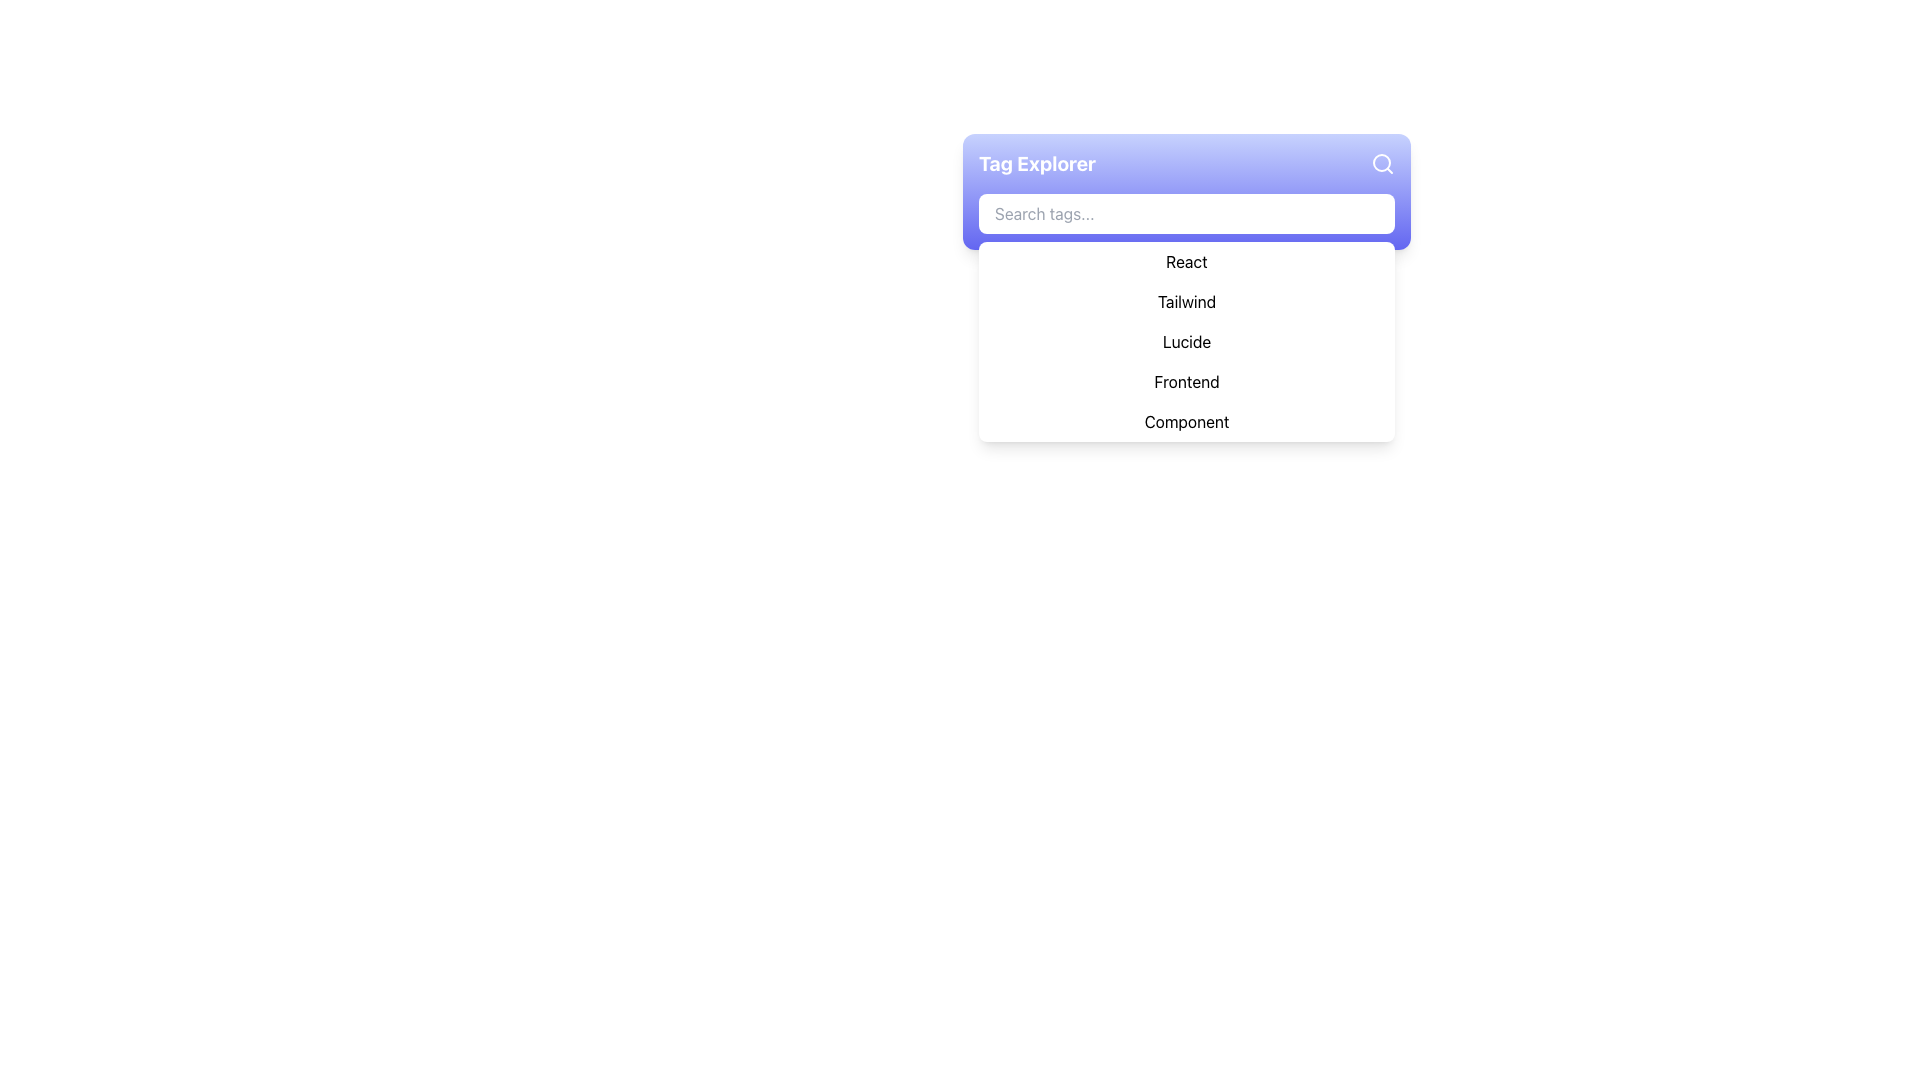 The width and height of the screenshot is (1920, 1080). What do you see at coordinates (1186, 301) in the screenshot?
I see `the second text-based selectable list item labeled 'Tailwind' in the 'Tag Explorer' component` at bounding box center [1186, 301].